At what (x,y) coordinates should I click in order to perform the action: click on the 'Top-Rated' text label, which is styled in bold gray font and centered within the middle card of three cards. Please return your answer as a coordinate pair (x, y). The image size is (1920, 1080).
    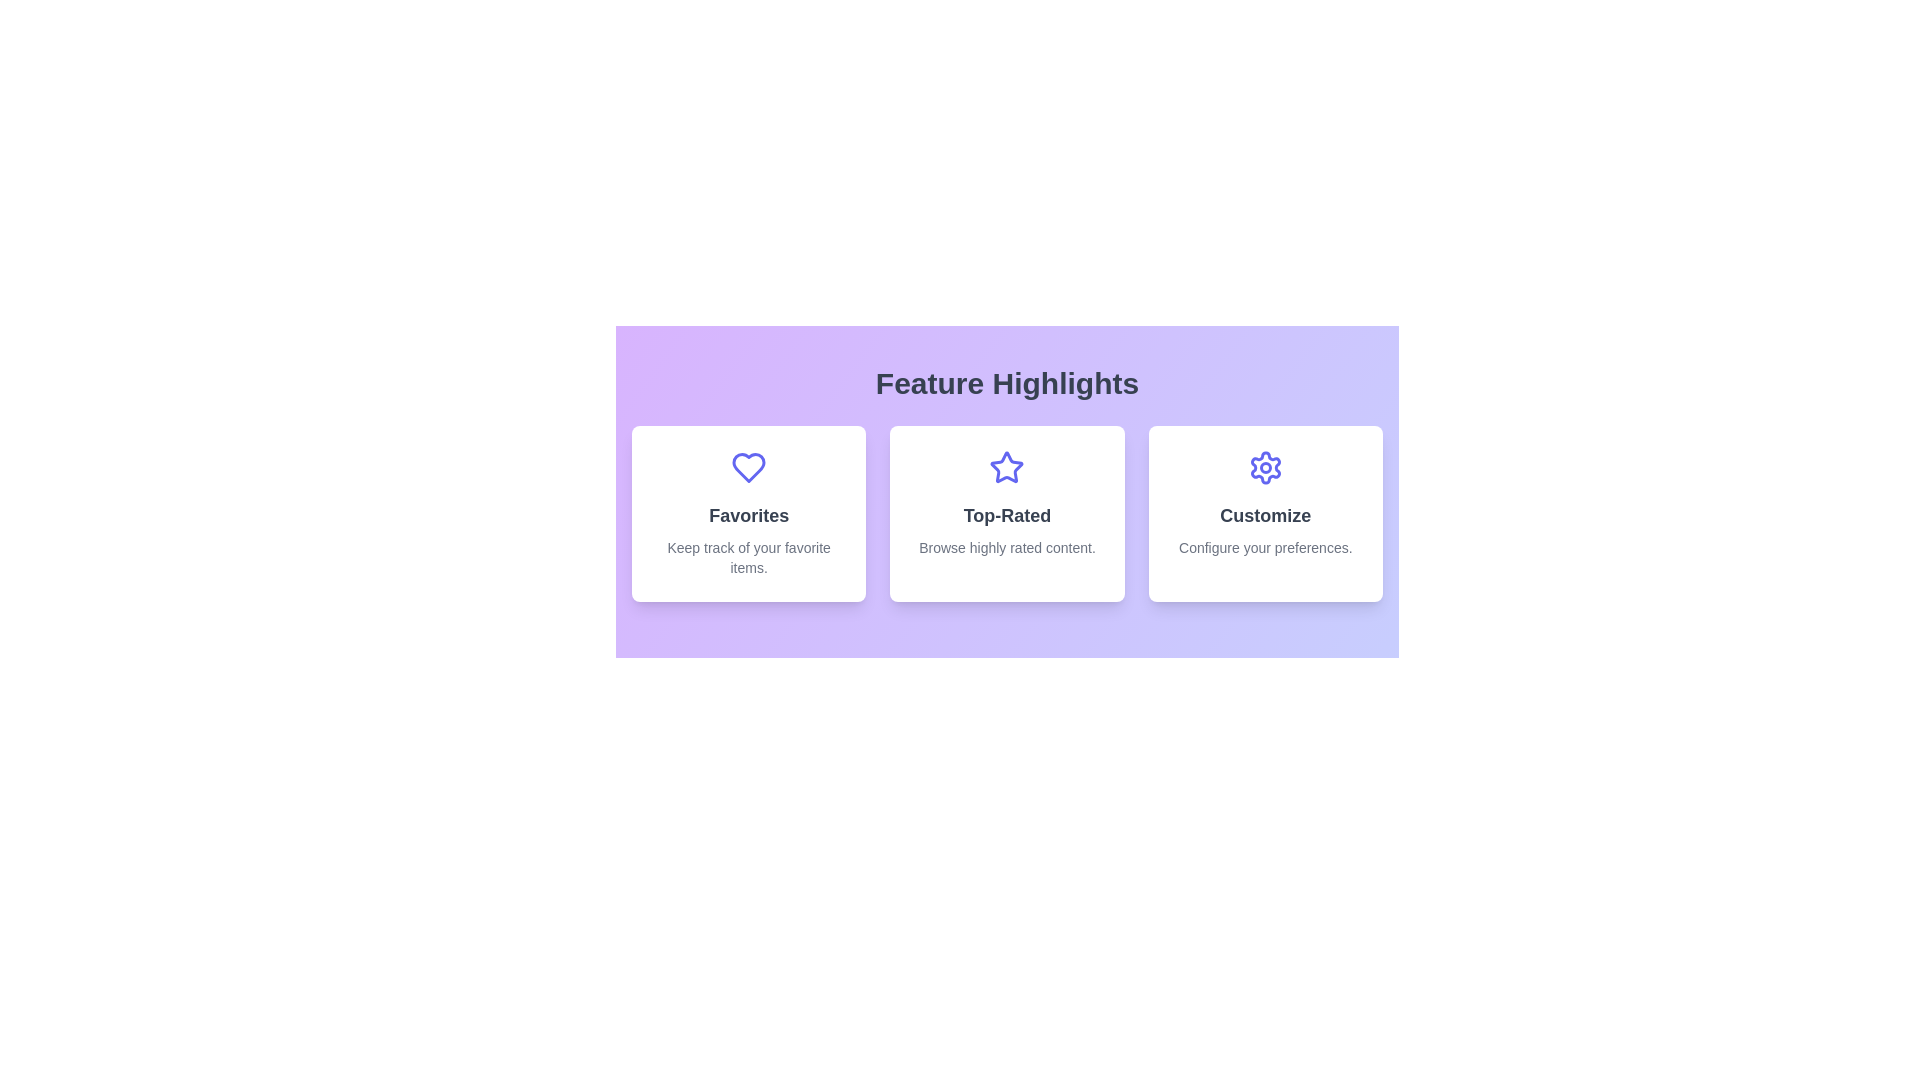
    Looking at the image, I should click on (1007, 515).